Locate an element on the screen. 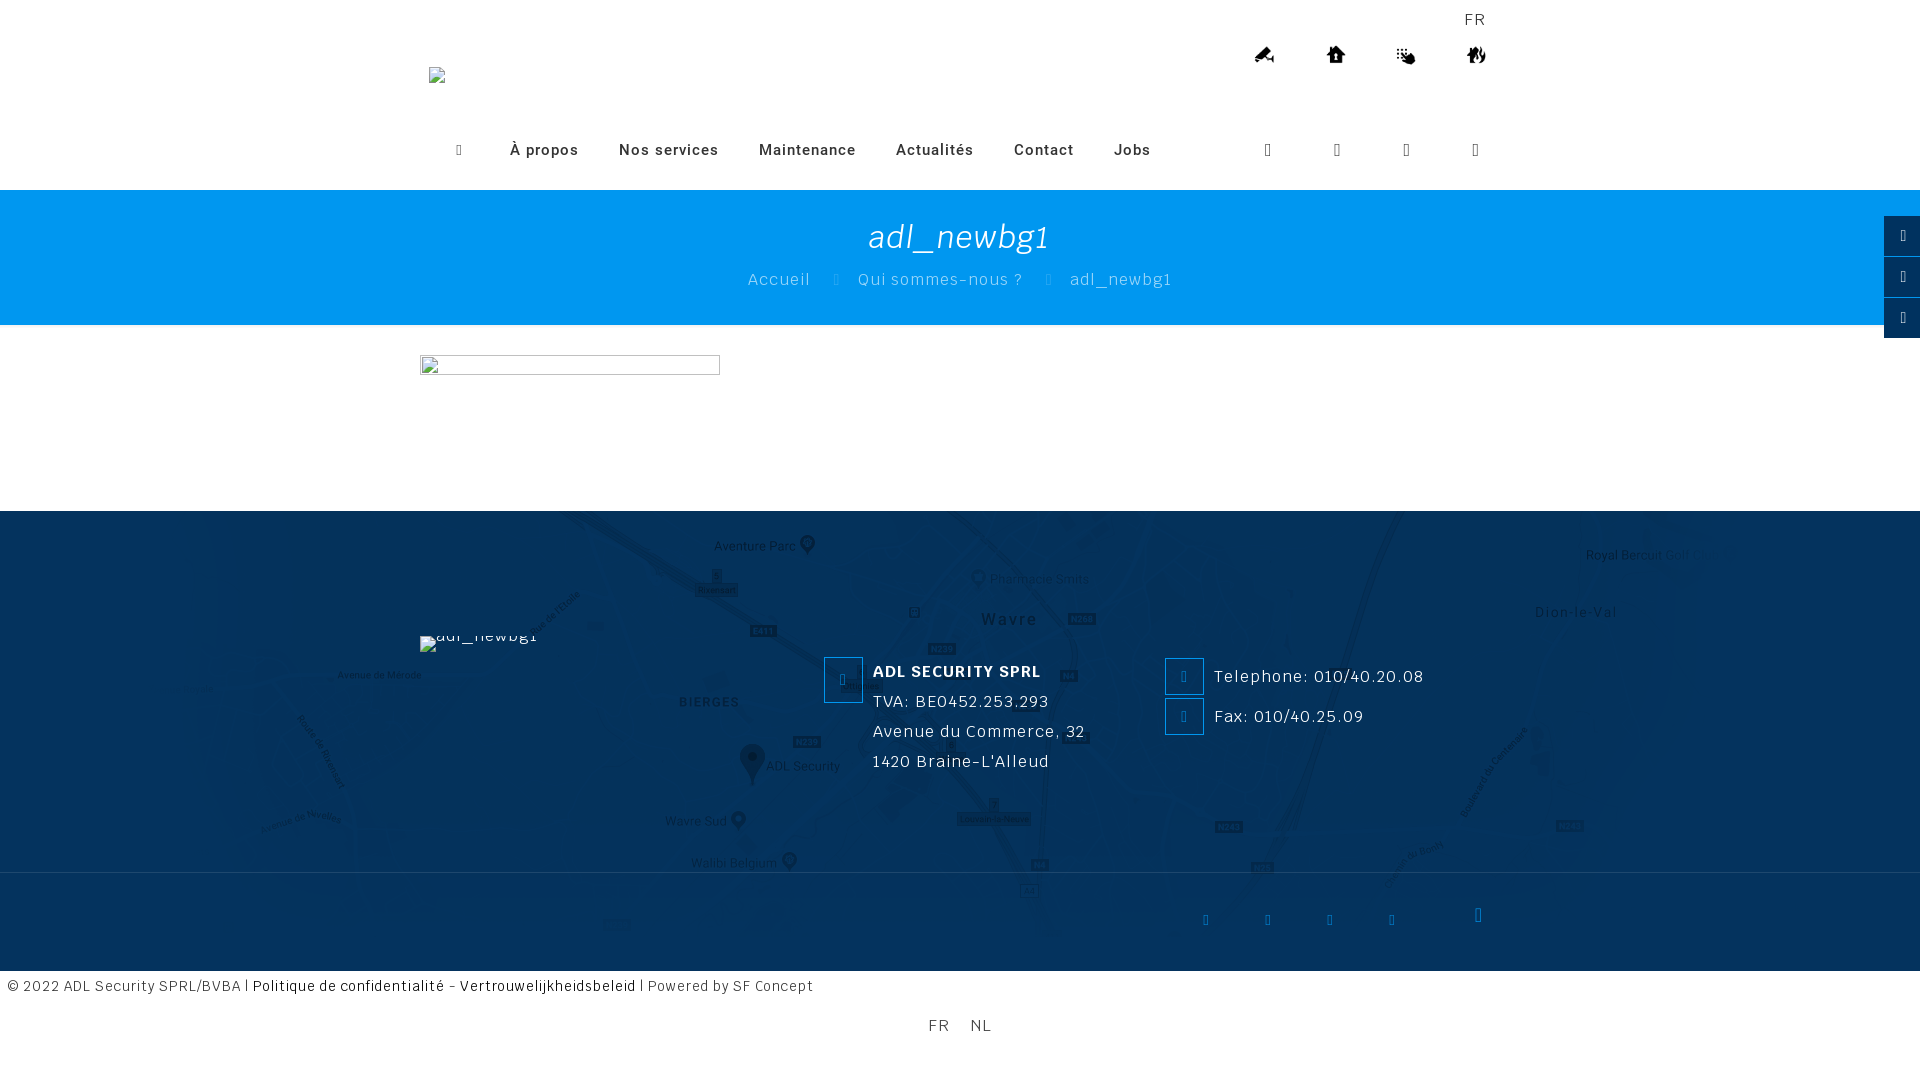 The height and width of the screenshot is (1080, 1920). 'Contact' is located at coordinates (1042, 149).